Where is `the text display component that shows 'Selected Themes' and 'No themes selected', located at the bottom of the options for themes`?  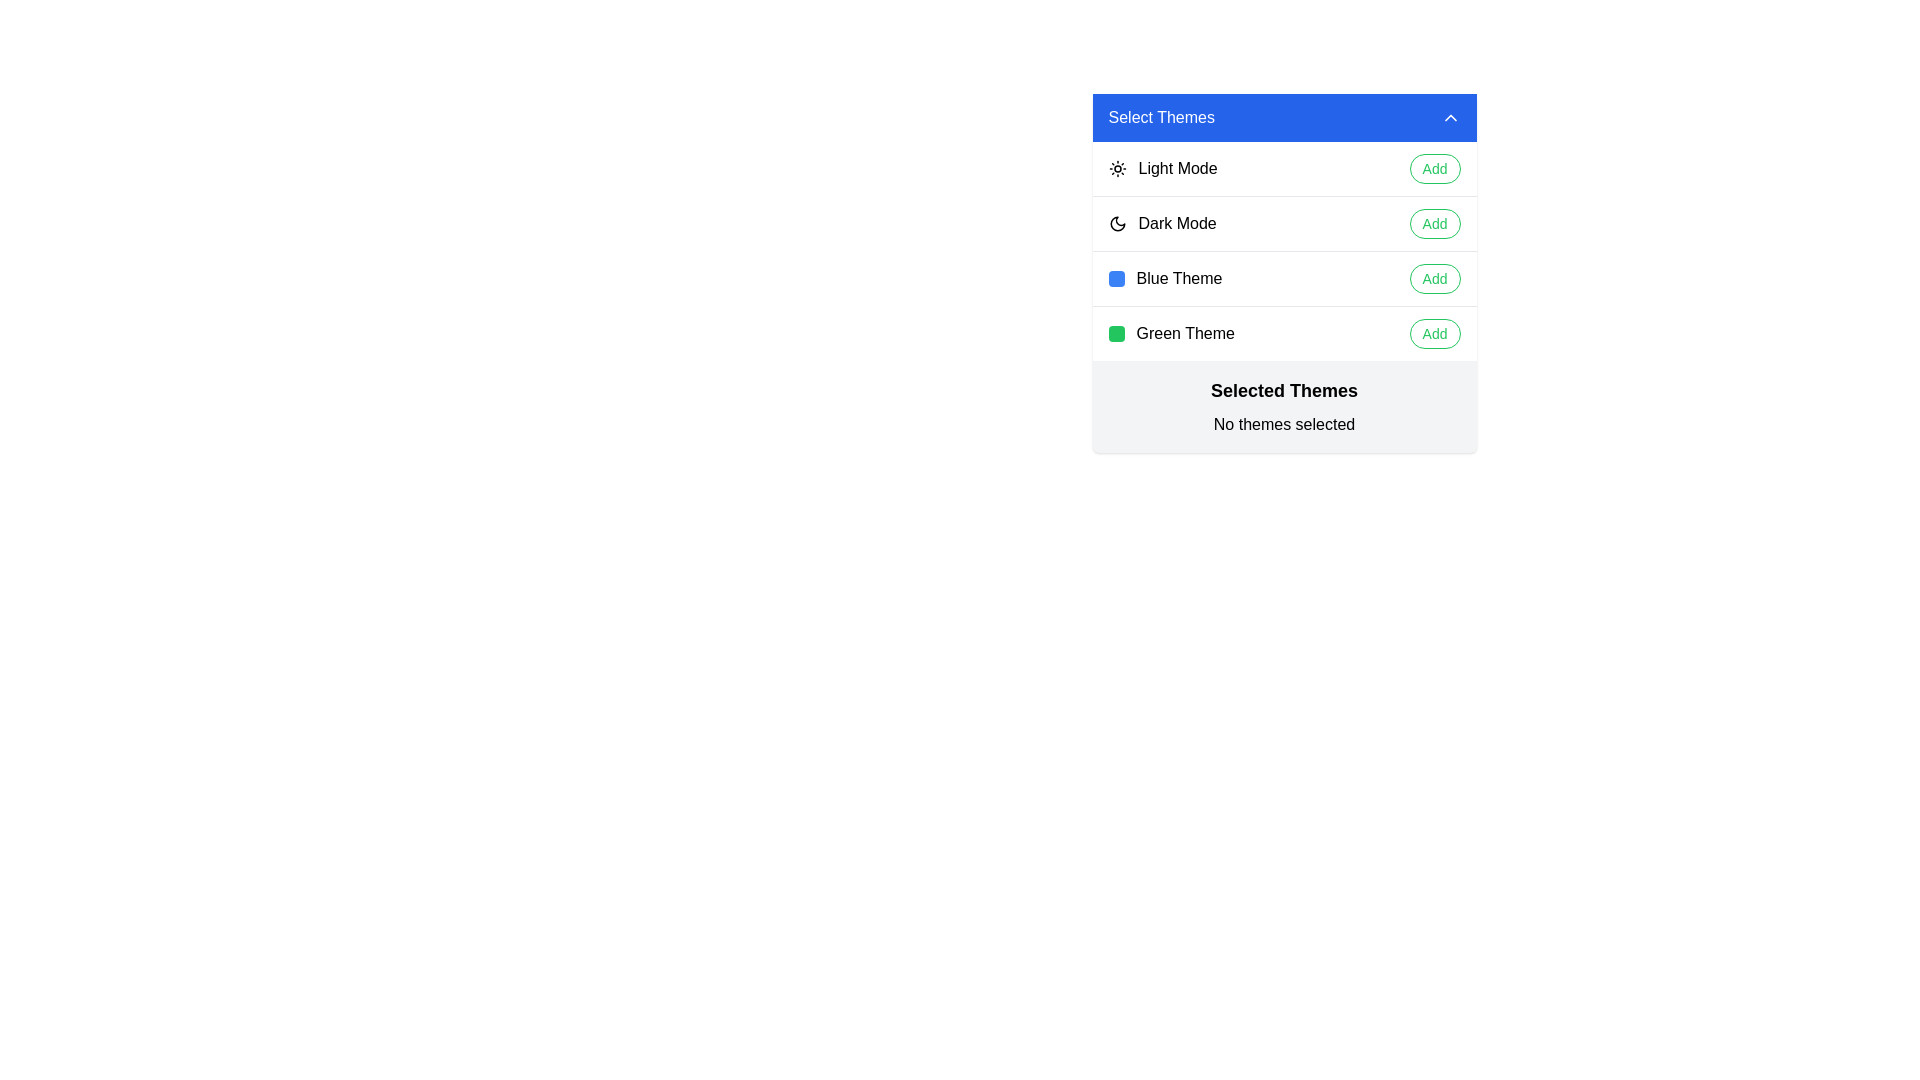
the text display component that shows 'Selected Themes' and 'No themes selected', located at the bottom of the options for themes is located at coordinates (1284, 406).